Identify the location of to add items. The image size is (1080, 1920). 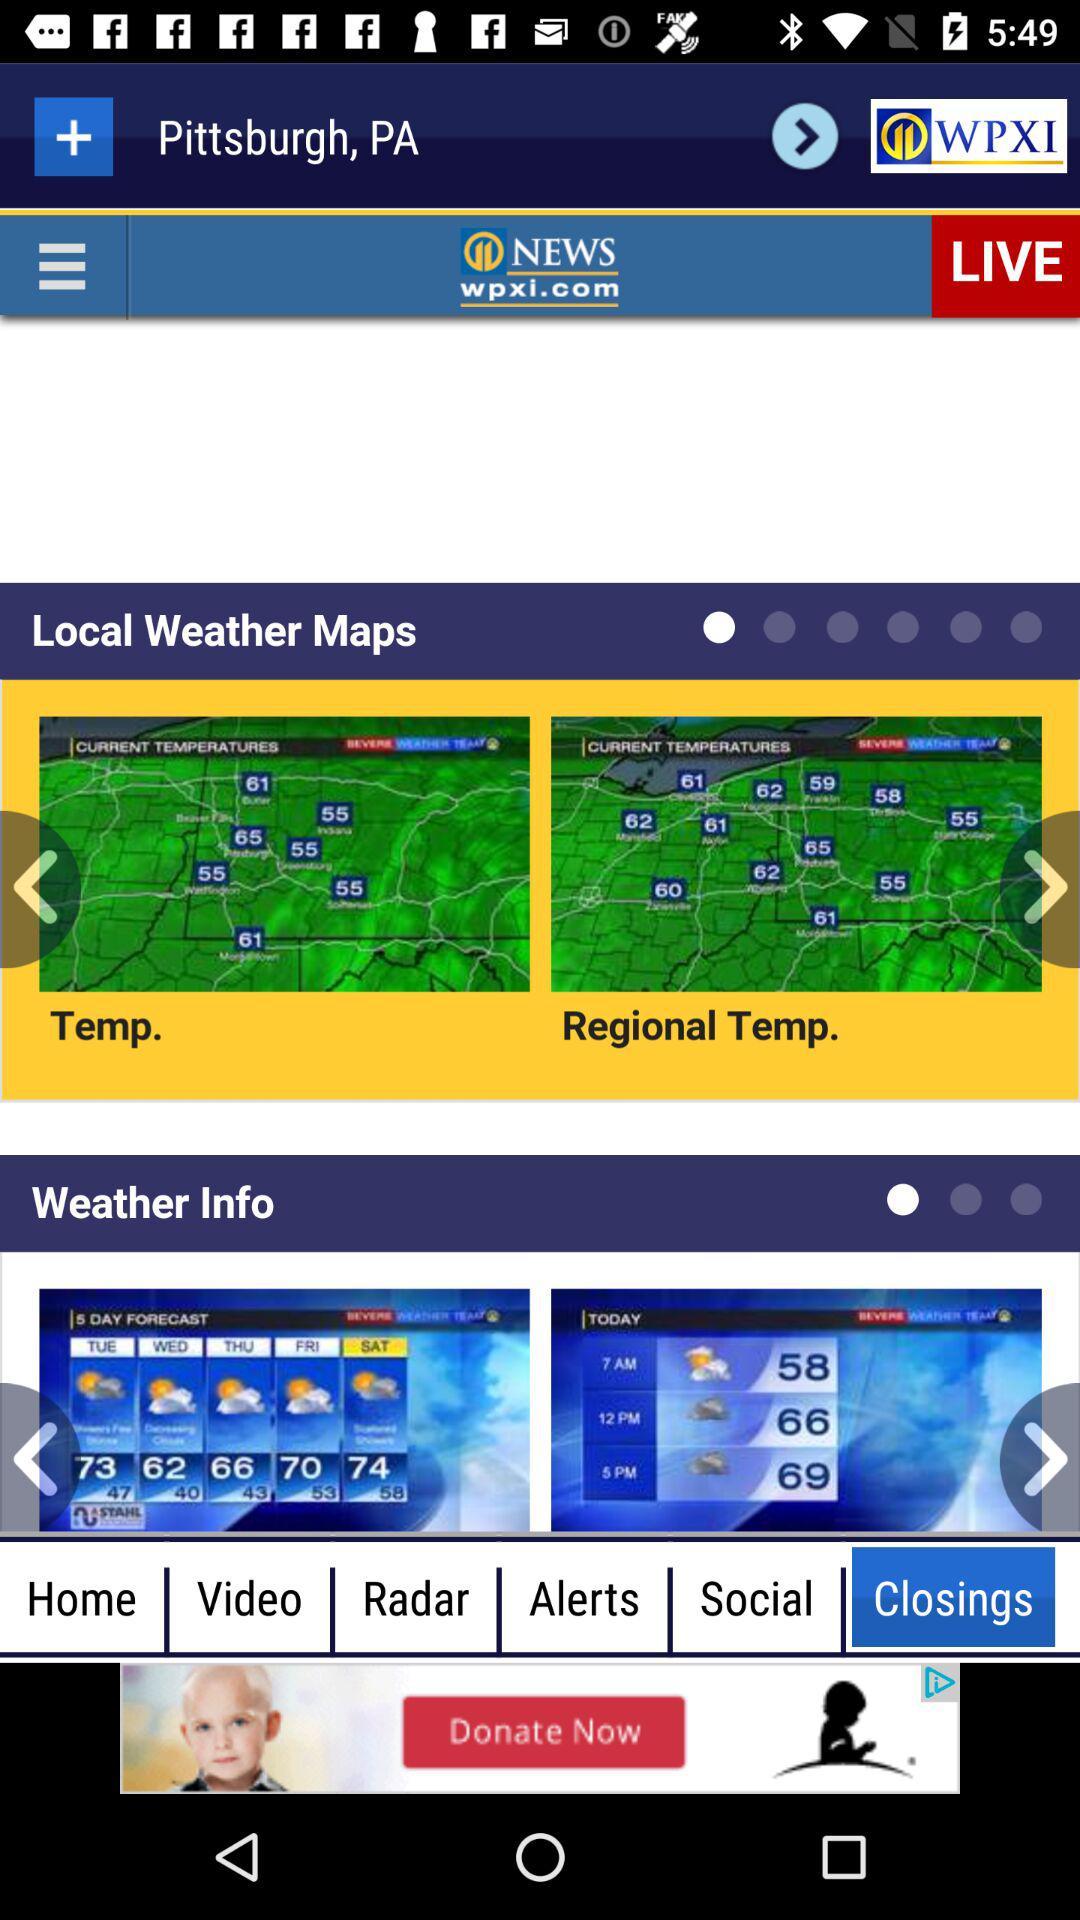
(72, 135).